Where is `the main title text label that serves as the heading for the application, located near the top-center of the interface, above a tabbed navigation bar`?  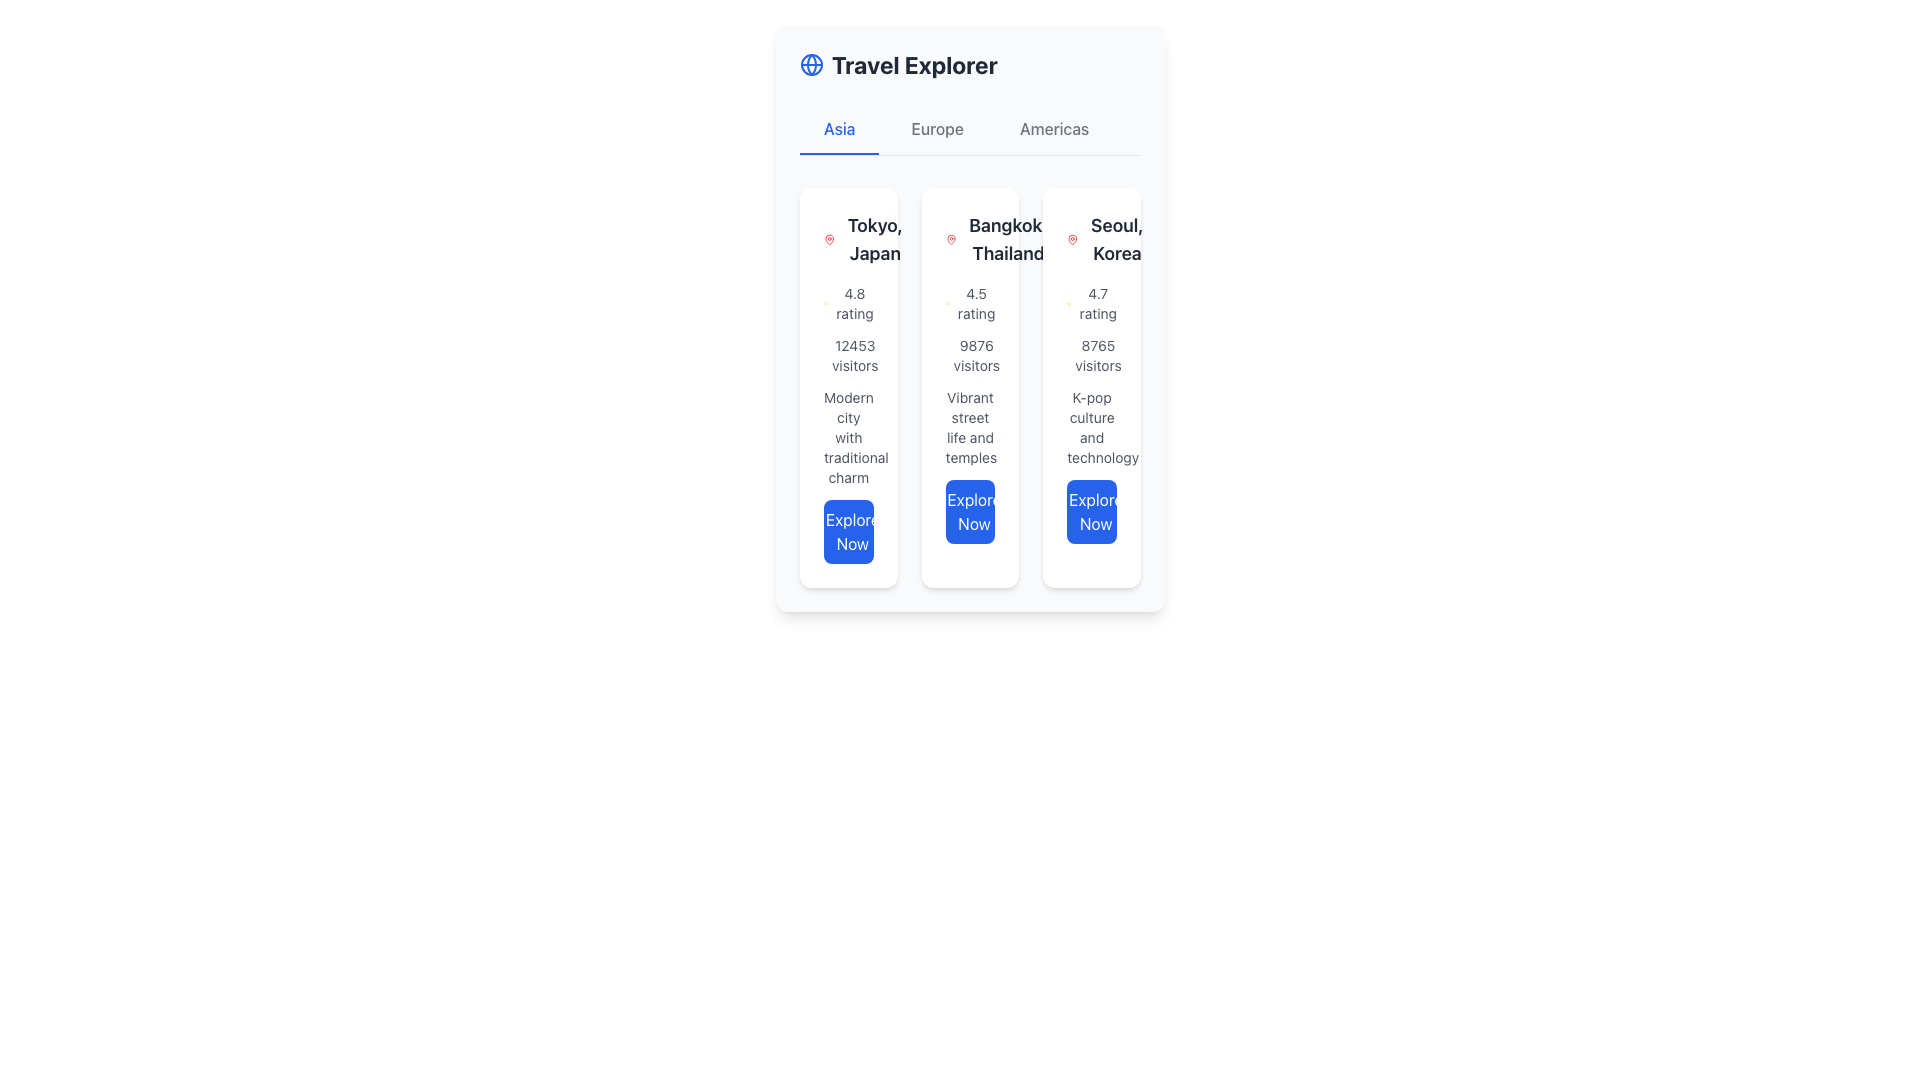
the main title text label that serves as the heading for the application, located near the top-center of the interface, above a tabbed navigation bar is located at coordinates (913, 64).